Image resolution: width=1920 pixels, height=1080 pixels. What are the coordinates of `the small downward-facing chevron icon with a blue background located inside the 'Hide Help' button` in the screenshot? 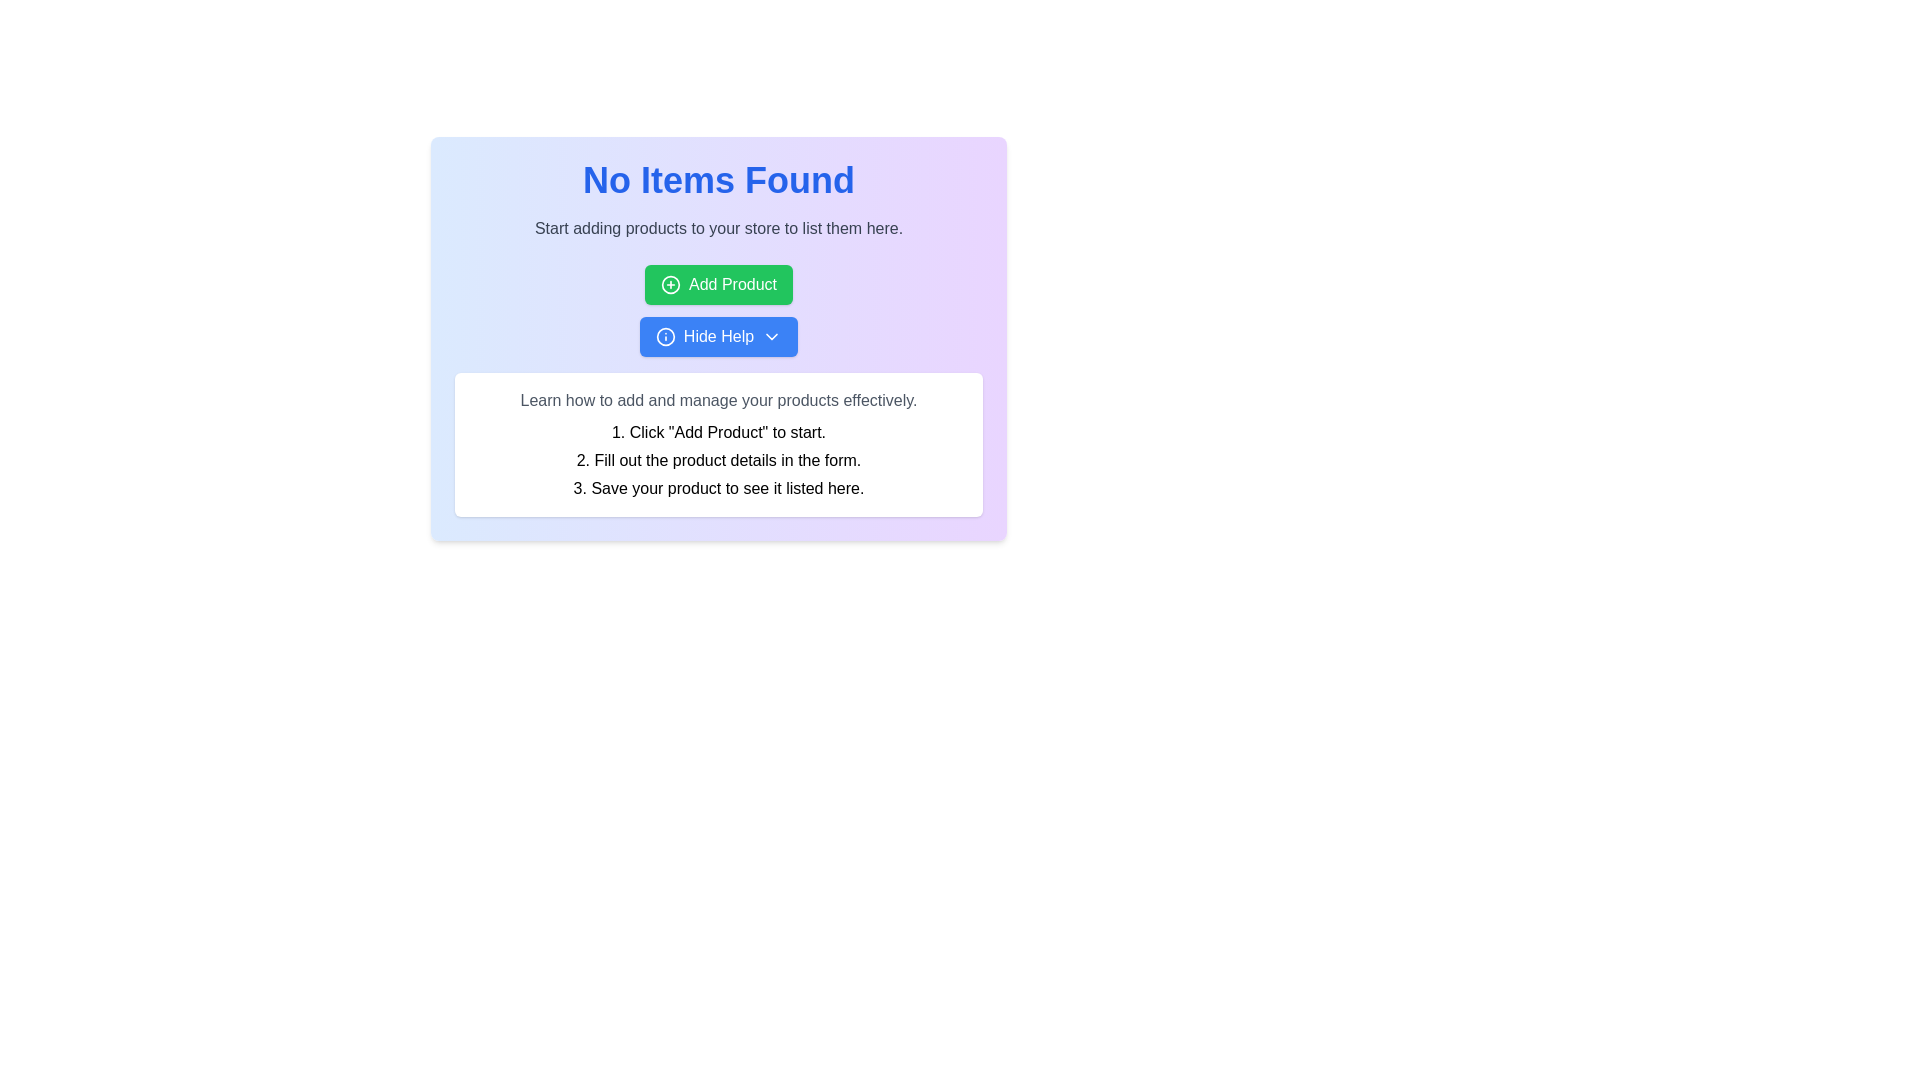 It's located at (771, 335).